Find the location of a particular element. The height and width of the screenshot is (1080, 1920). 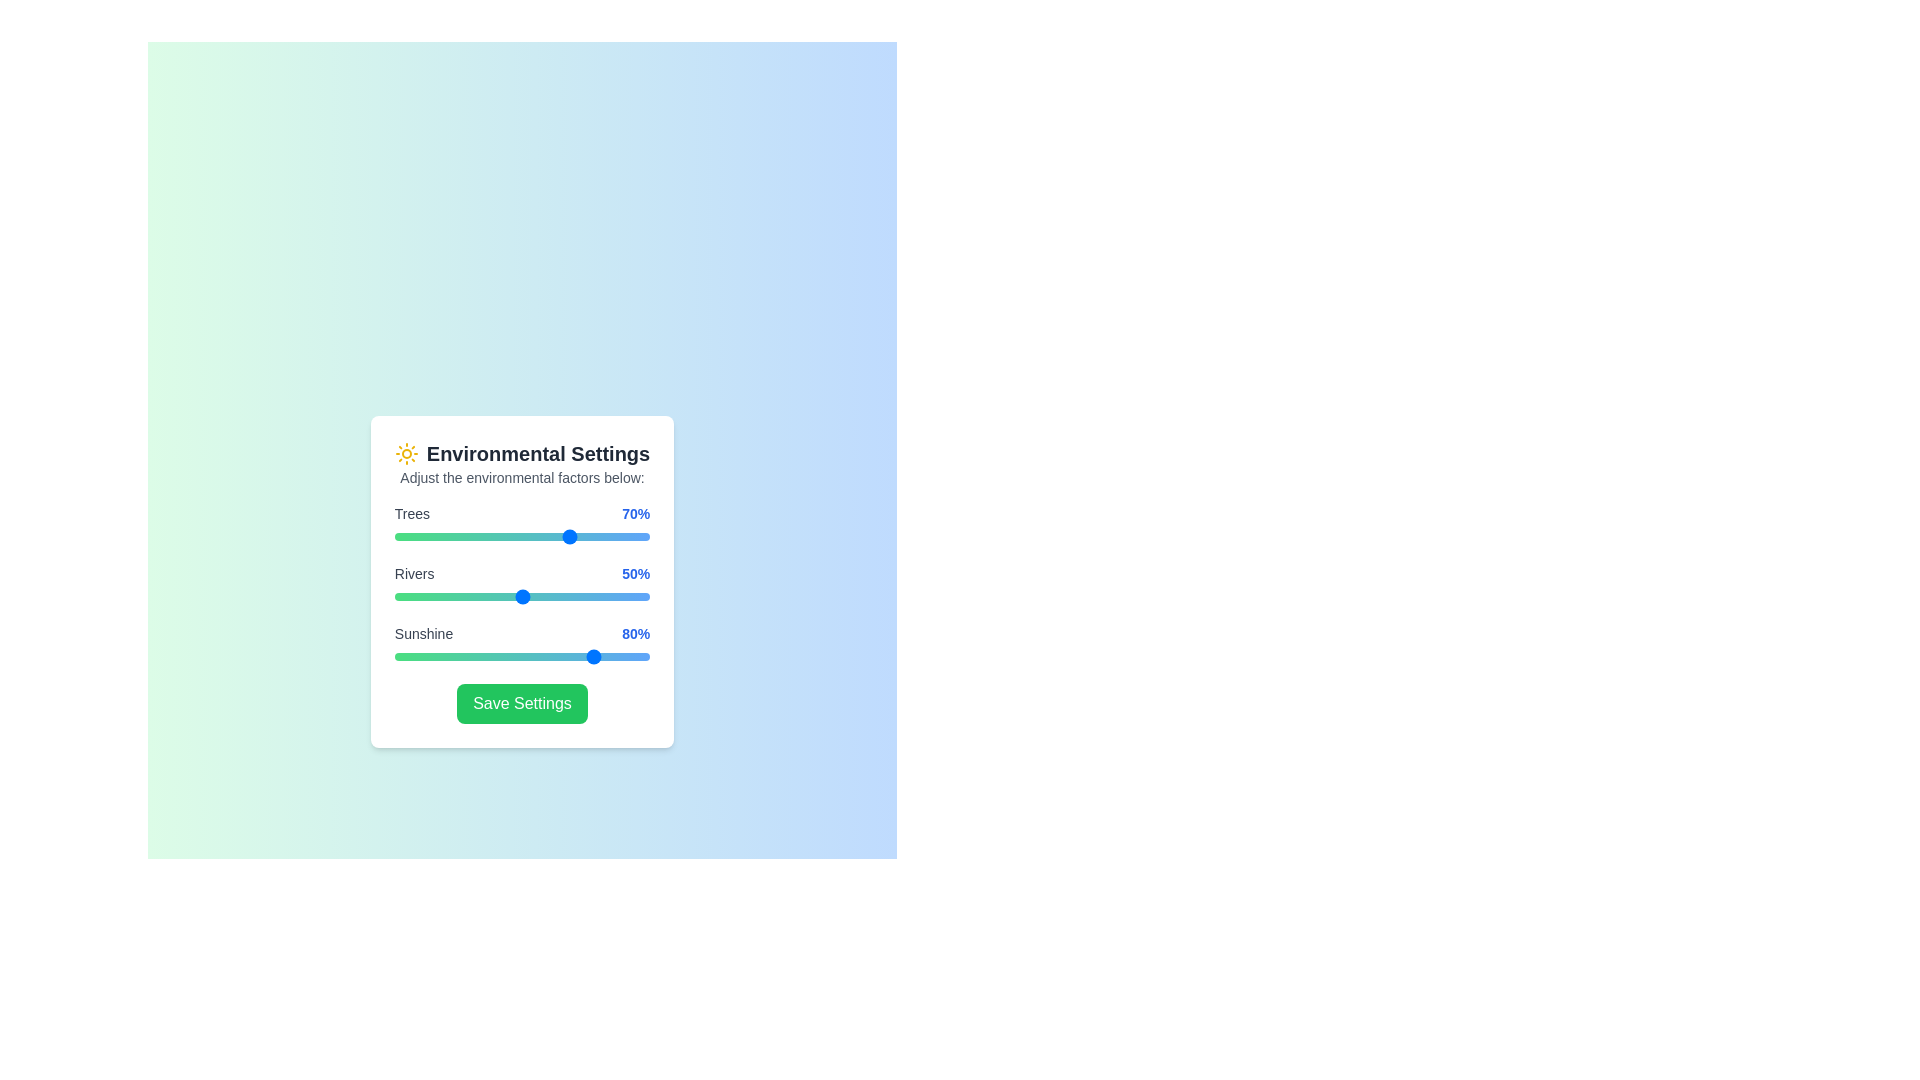

the 0 slider to 12% is located at coordinates (424, 535).